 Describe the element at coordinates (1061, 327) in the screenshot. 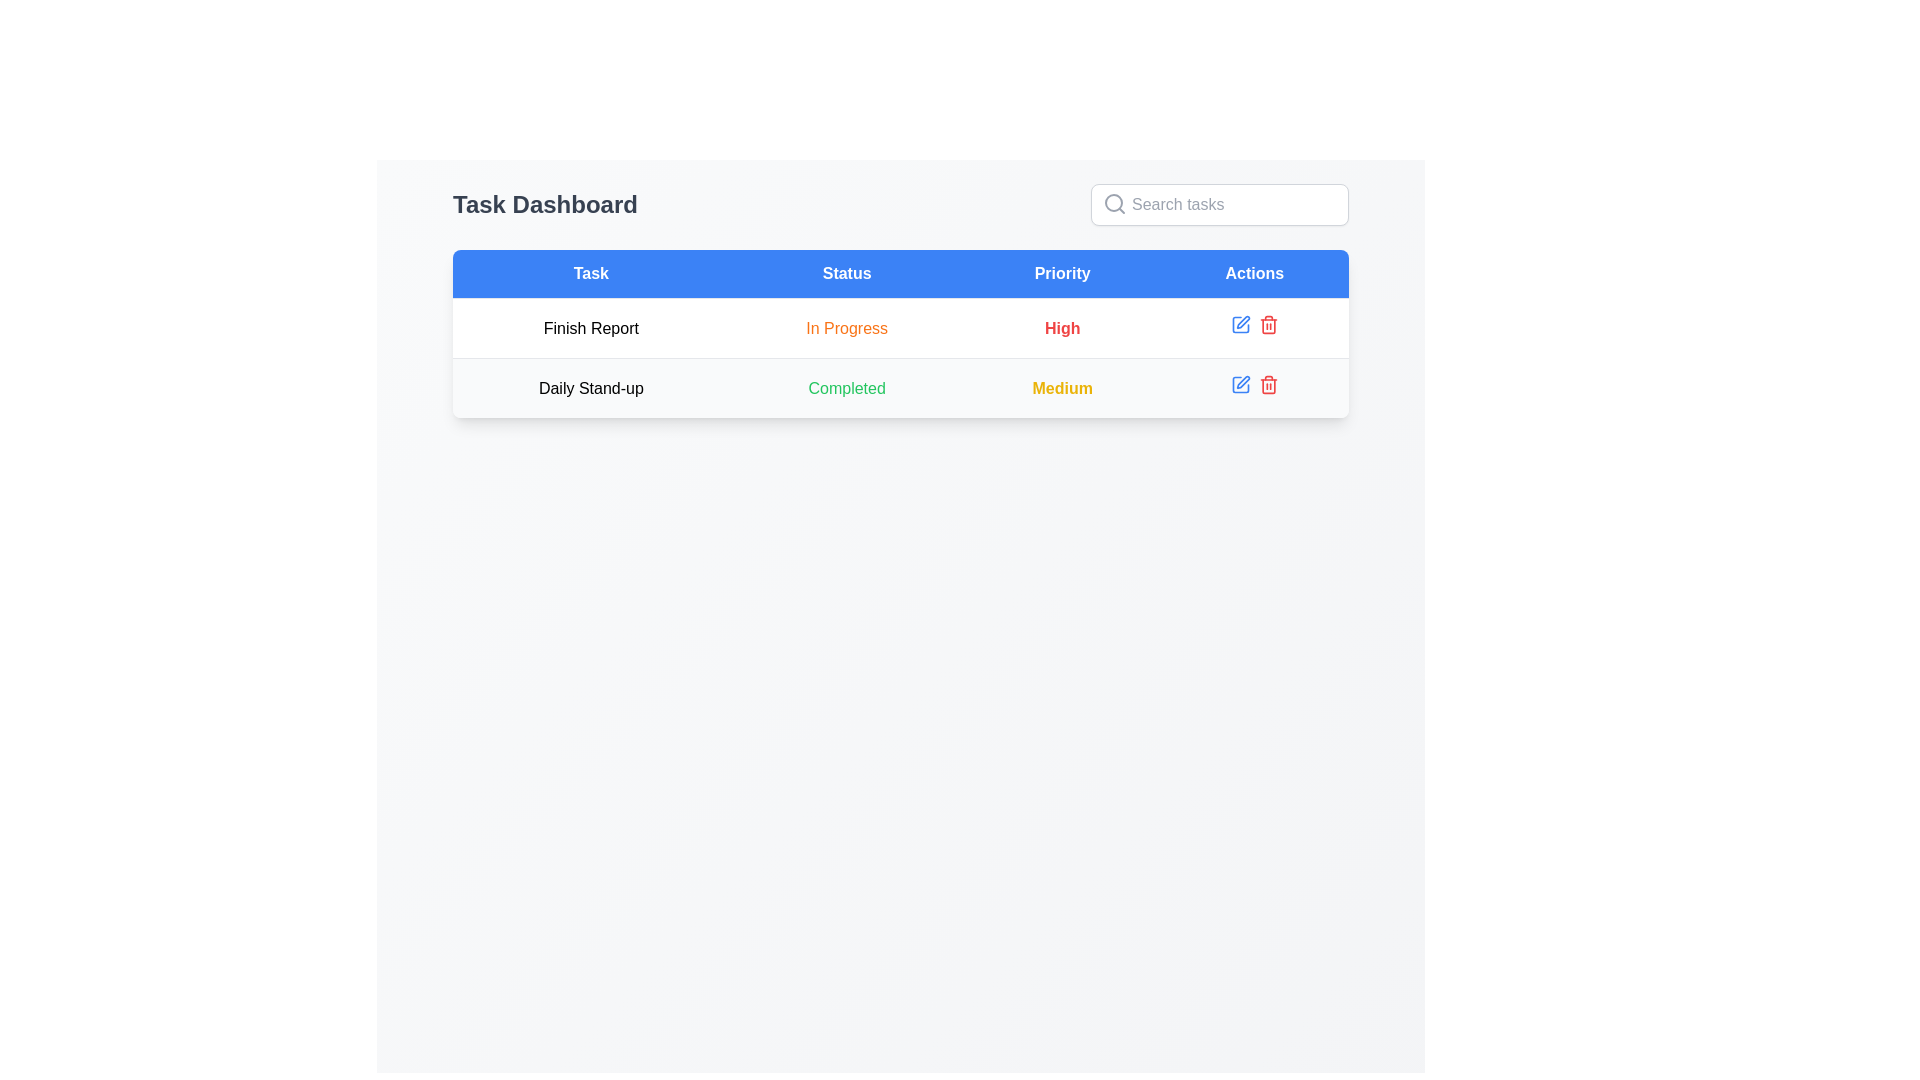

I see `text content from the text field displaying 'High' in bold red font, located in the 'Priority' column of the first row of the task list` at that location.